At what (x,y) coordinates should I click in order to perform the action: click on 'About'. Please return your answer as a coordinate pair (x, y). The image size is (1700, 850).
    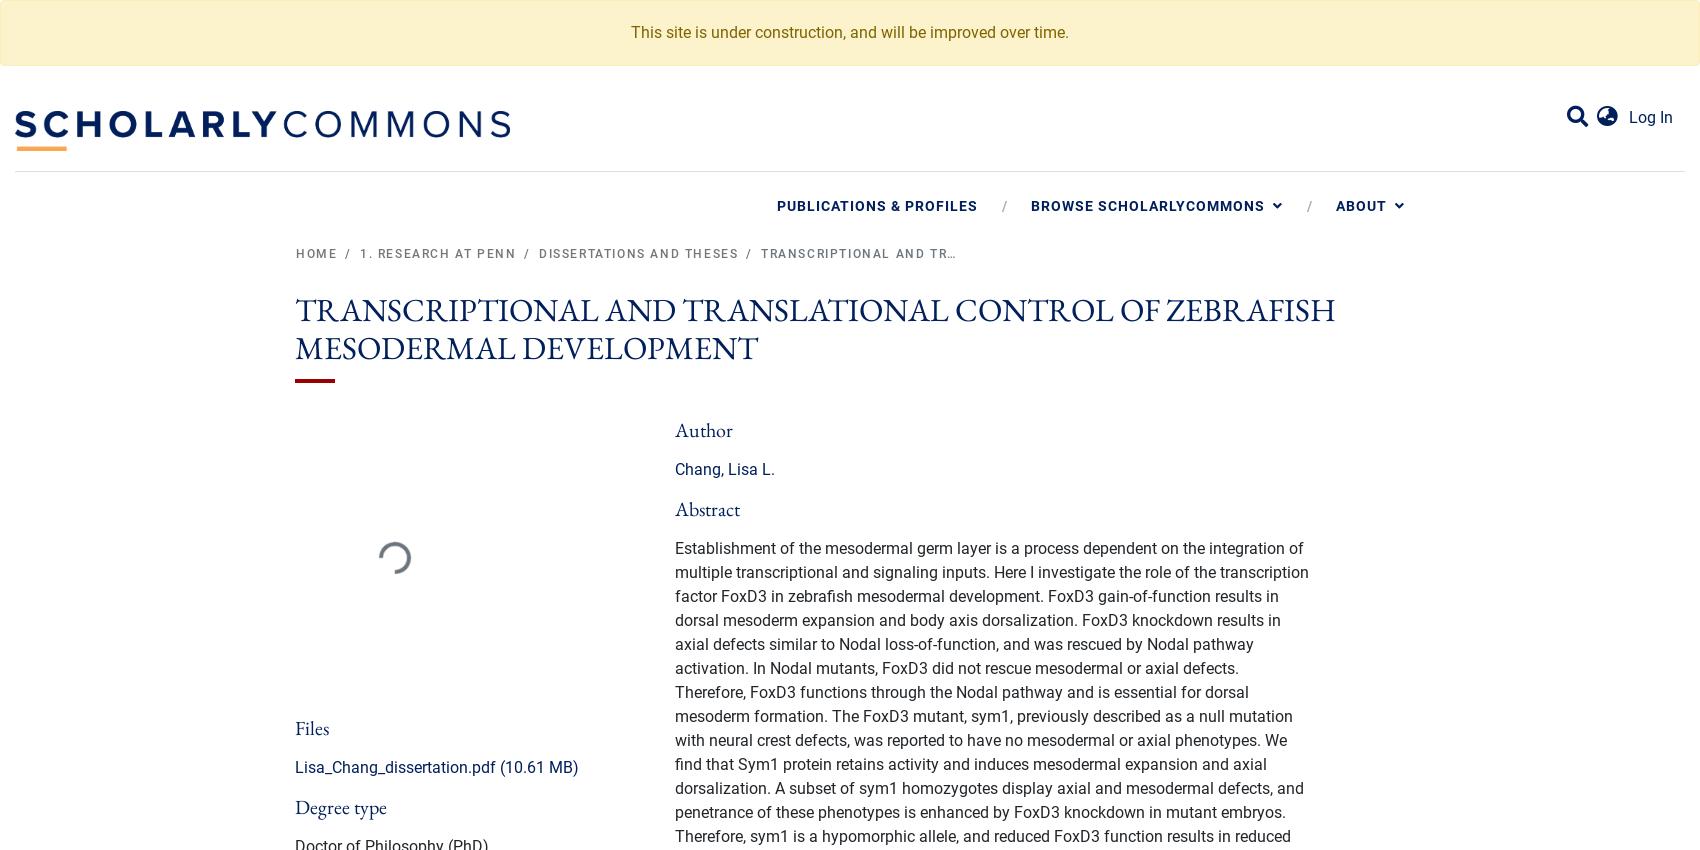
    Looking at the image, I should click on (1336, 204).